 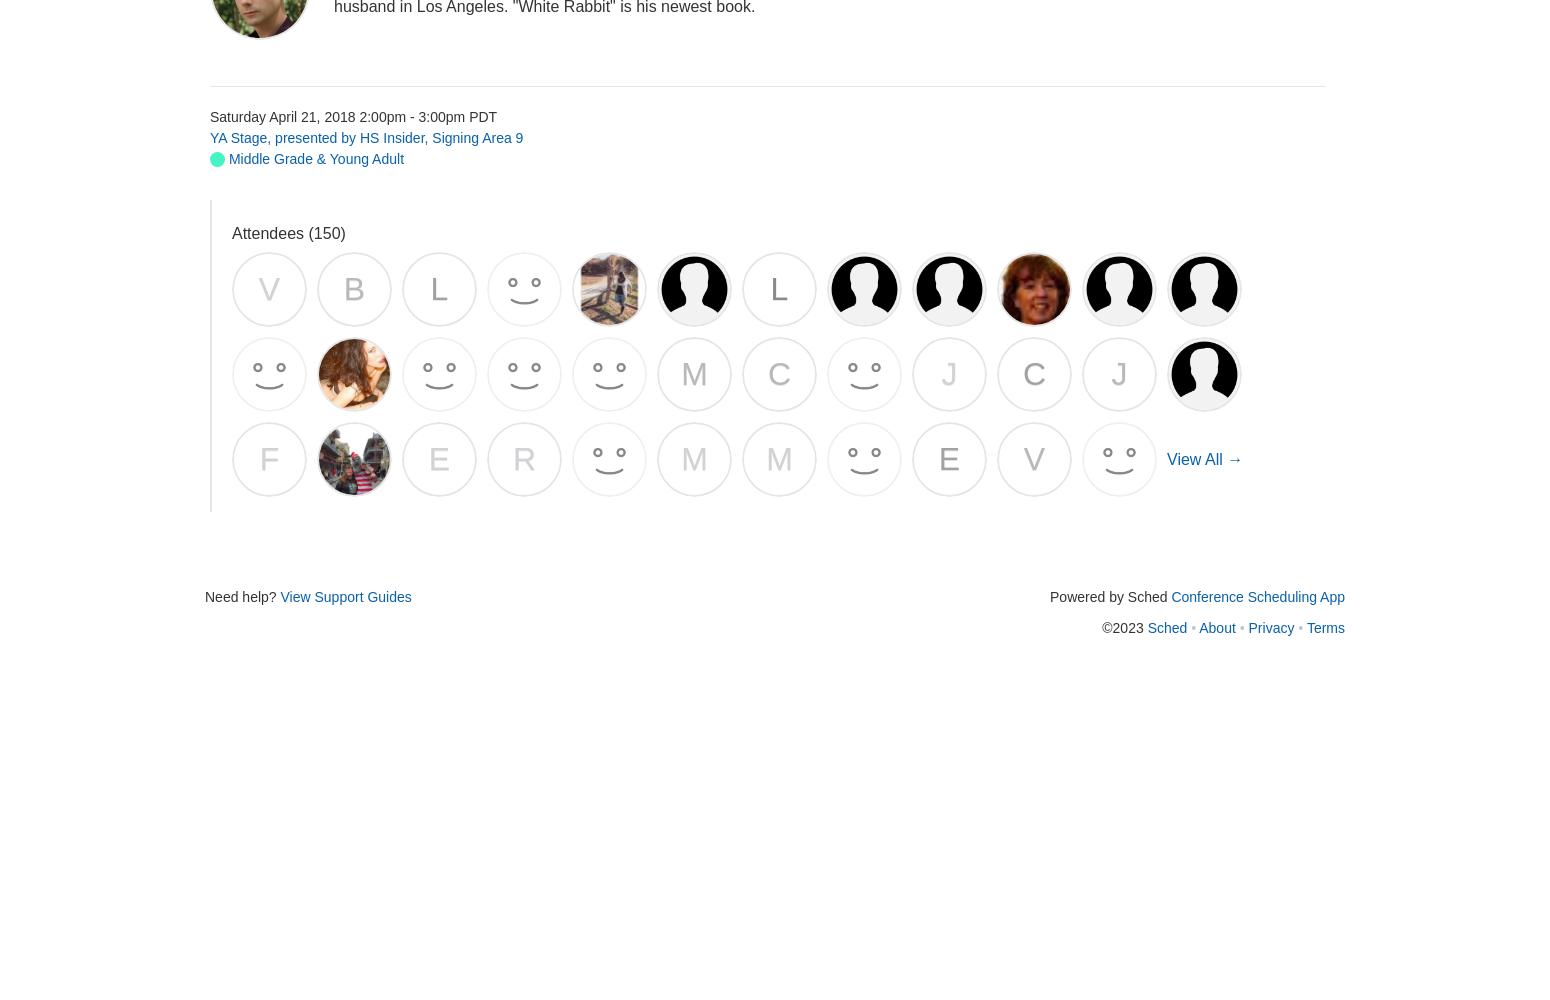 What do you see at coordinates (313, 158) in the screenshot?
I see `'Middle Grade & Young Adult'` at bounding box center [313, 158].